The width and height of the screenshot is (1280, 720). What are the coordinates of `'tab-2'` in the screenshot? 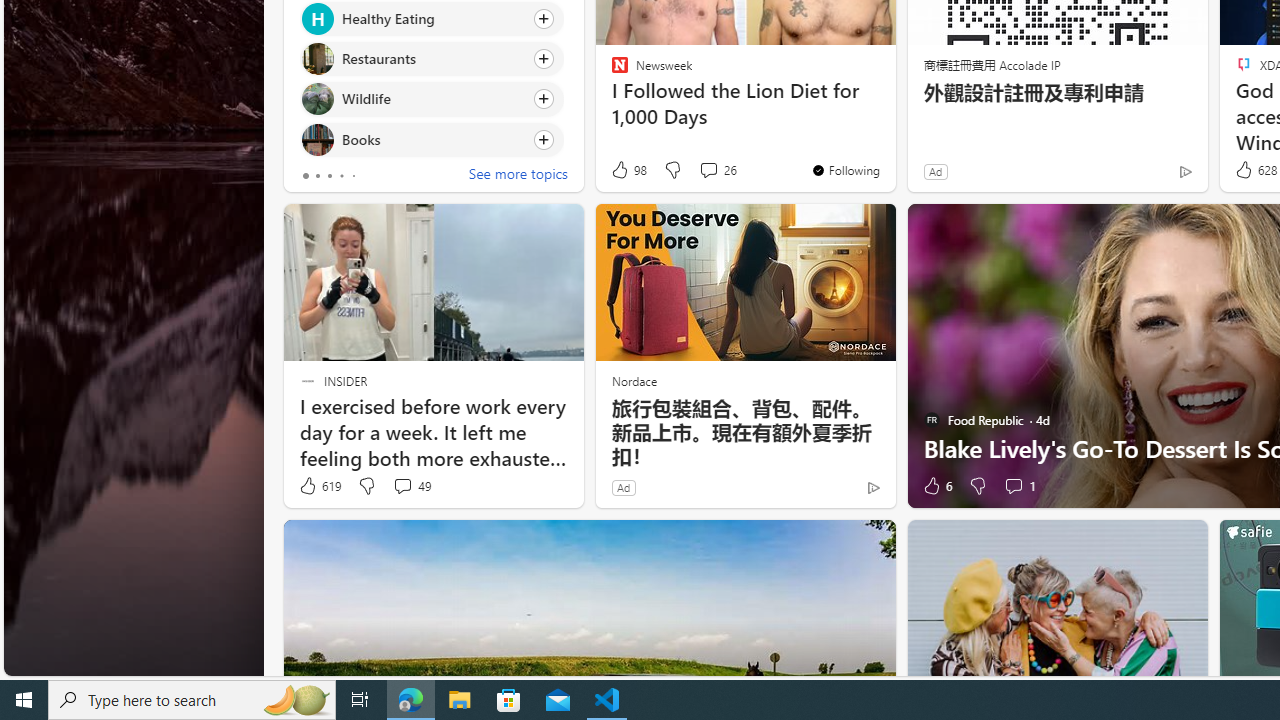 It's located at (328, 175).